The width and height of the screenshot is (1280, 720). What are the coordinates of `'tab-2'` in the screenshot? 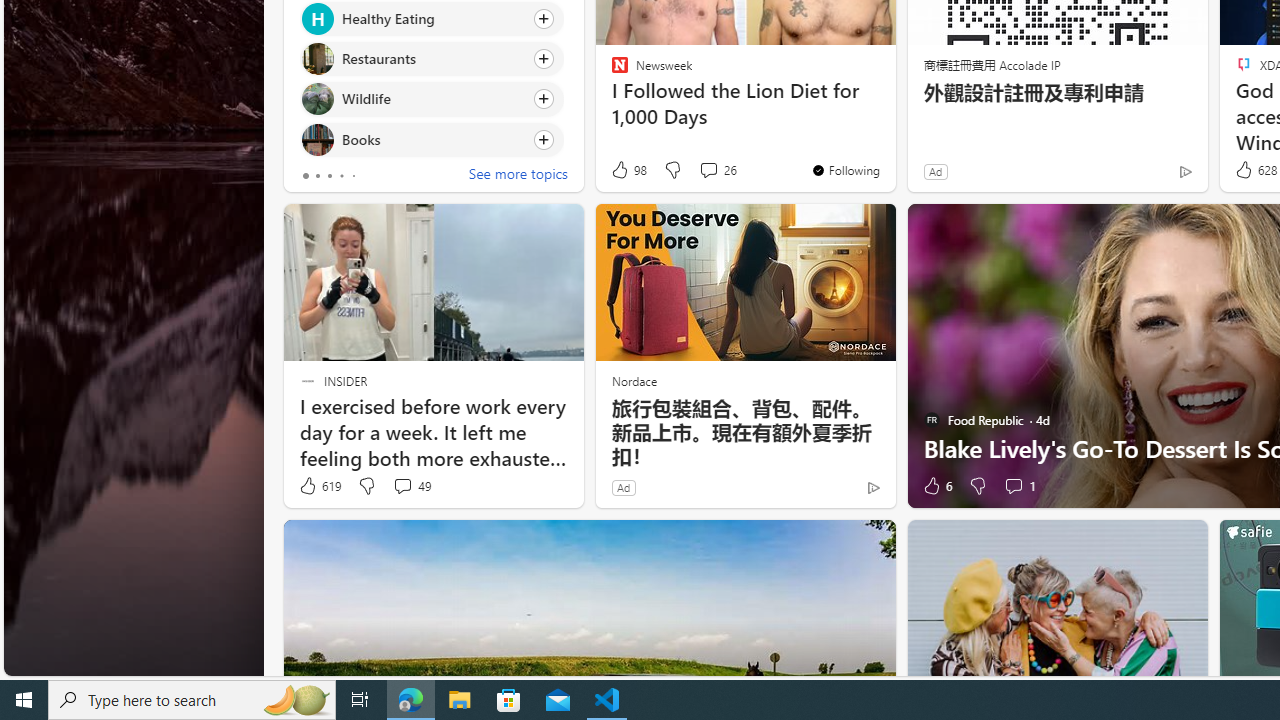 It's located at (328, 175).